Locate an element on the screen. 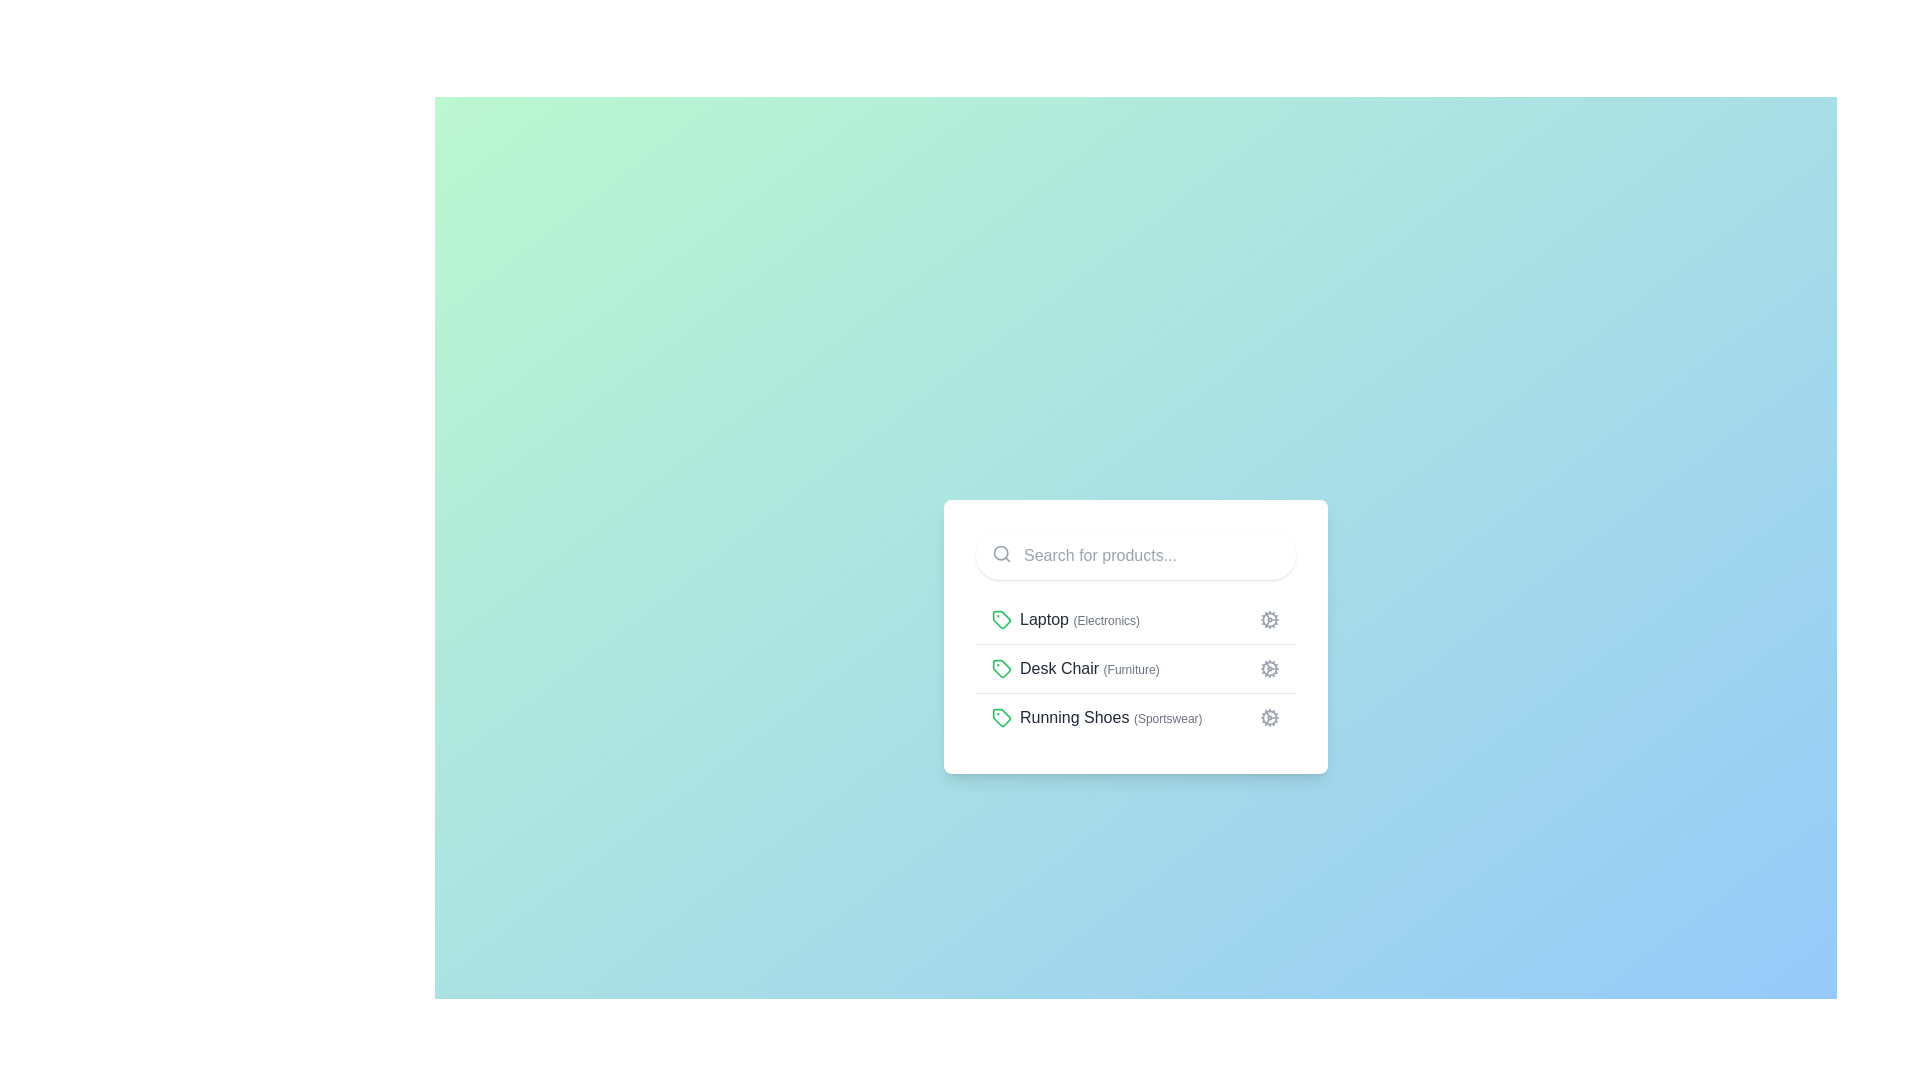 The width and height of the screenshot is (1920, 1080). the first list item representing a product category for laptops under electronics is located at coordinates (1136, 619).